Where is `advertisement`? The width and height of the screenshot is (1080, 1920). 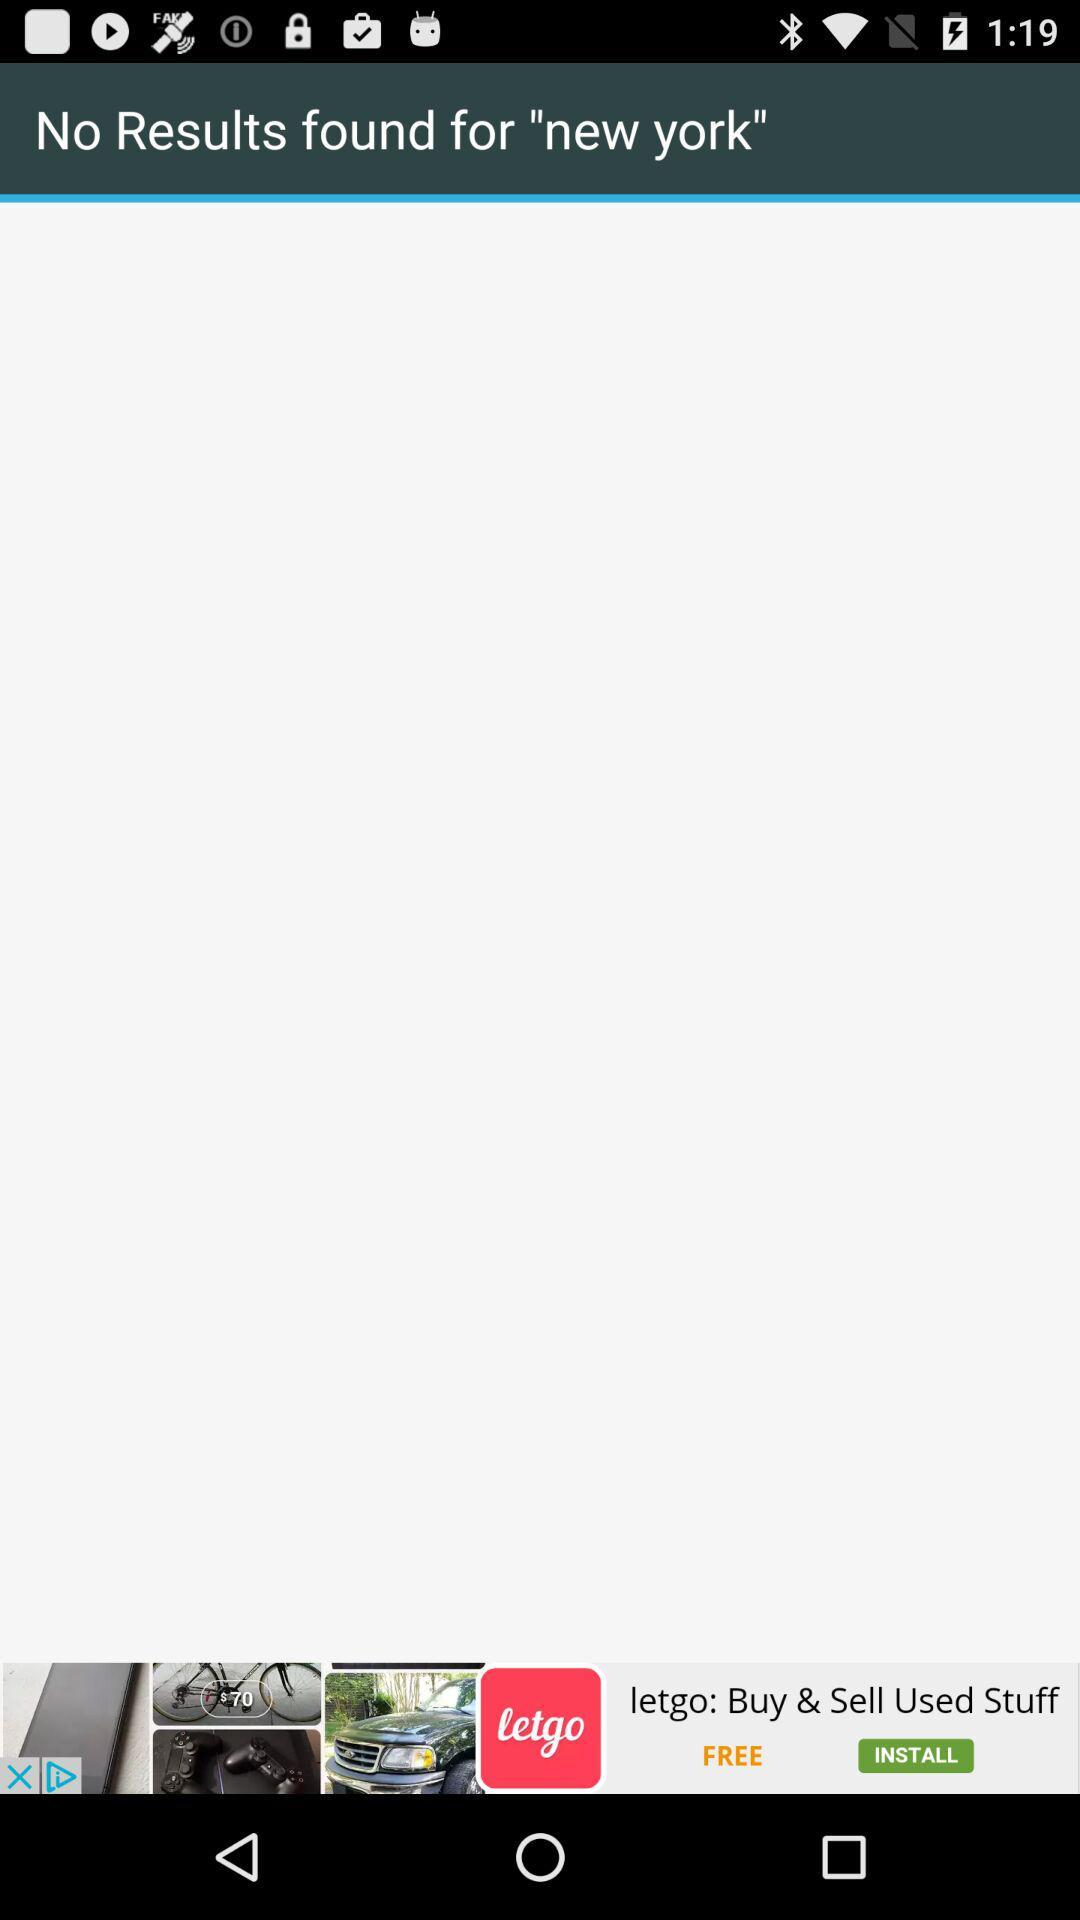
advertisement is located at coordinates (540, 1727).